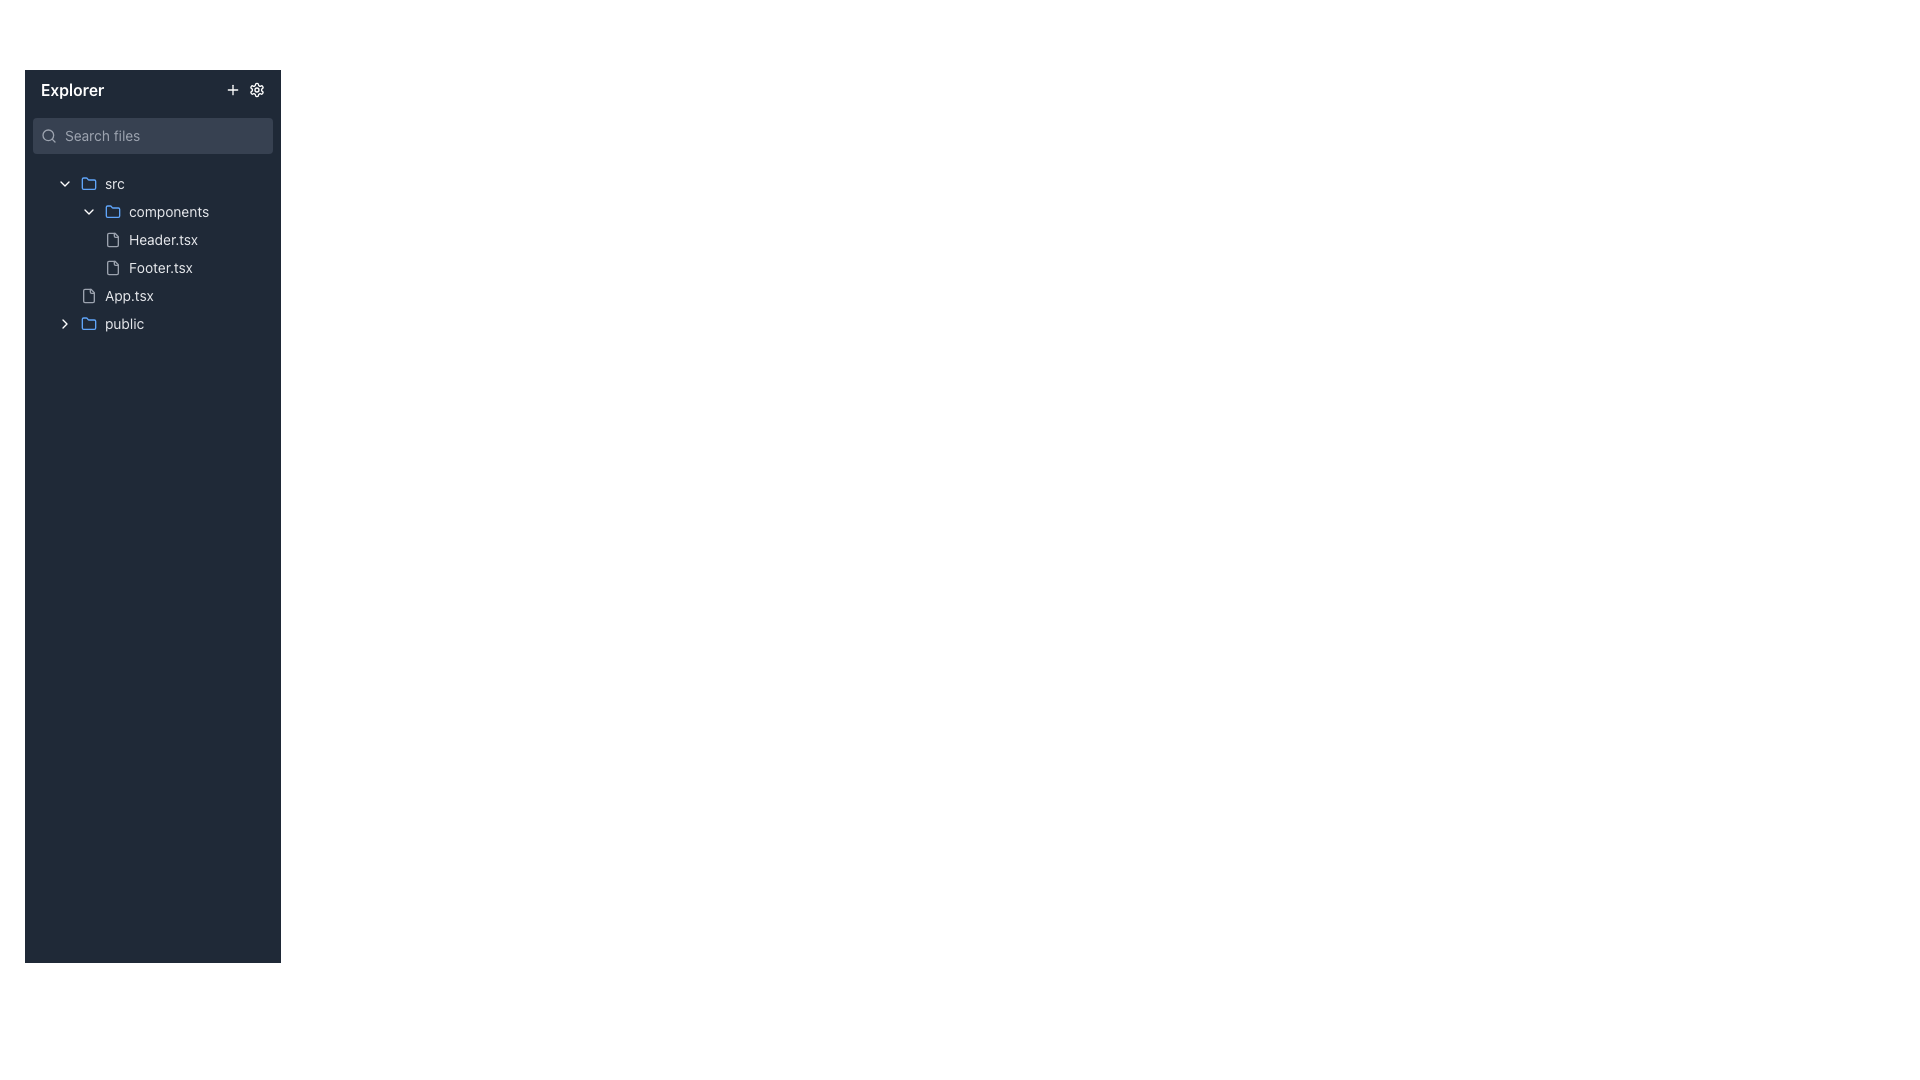 The image size is (1920, 1080). Describe the element at coordinates (88, 296) in the screenshot. I see `the file icon that resembles a standard document symbol, which is located to the left of the text 'App.tsx' in the vertical directory list` at that location.